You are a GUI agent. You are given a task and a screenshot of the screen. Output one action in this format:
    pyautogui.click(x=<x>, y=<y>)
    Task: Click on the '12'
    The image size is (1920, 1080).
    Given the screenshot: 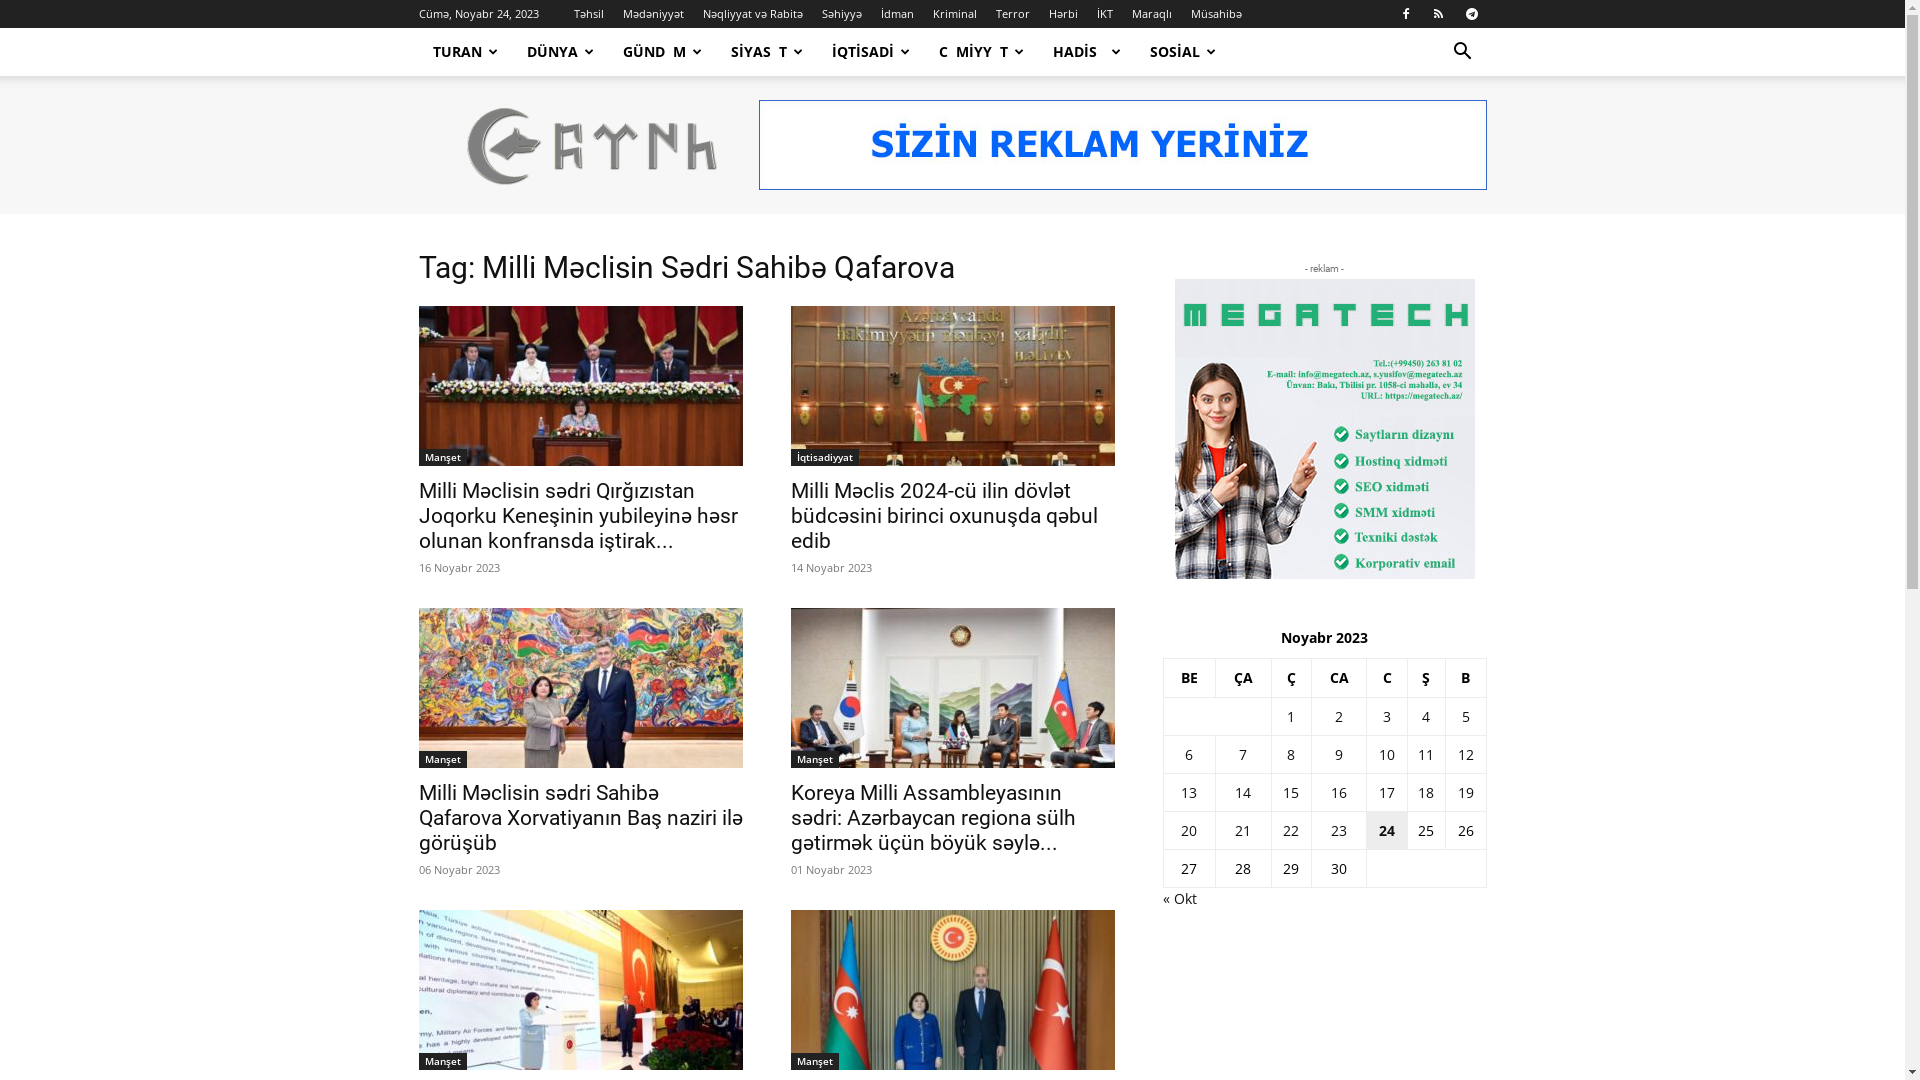 What is the action you would take?
    pyautogui.click(x=1465, y=754)
    